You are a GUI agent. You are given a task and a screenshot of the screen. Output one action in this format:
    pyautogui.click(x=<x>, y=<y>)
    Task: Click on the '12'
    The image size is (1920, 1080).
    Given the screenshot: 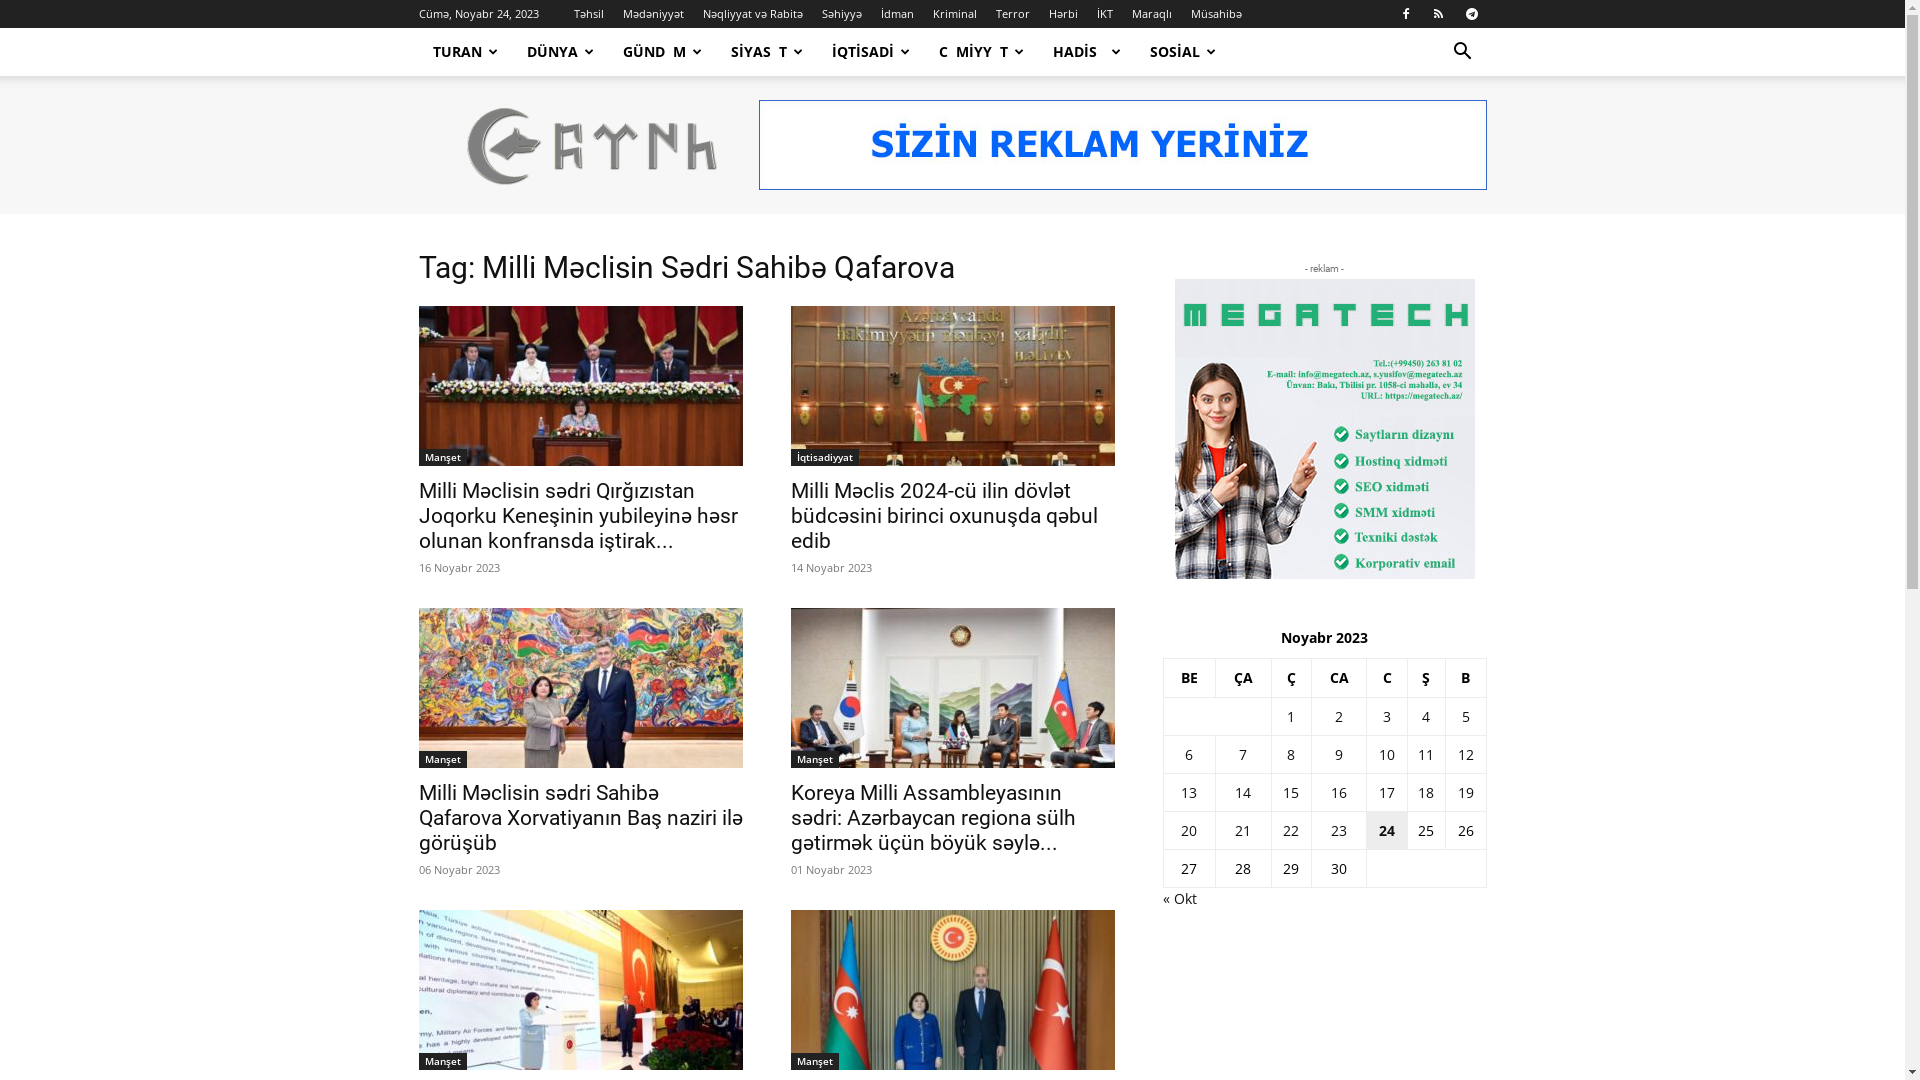 What is the action you would take?
    pyautogui.click(x=1465, y=754)
    